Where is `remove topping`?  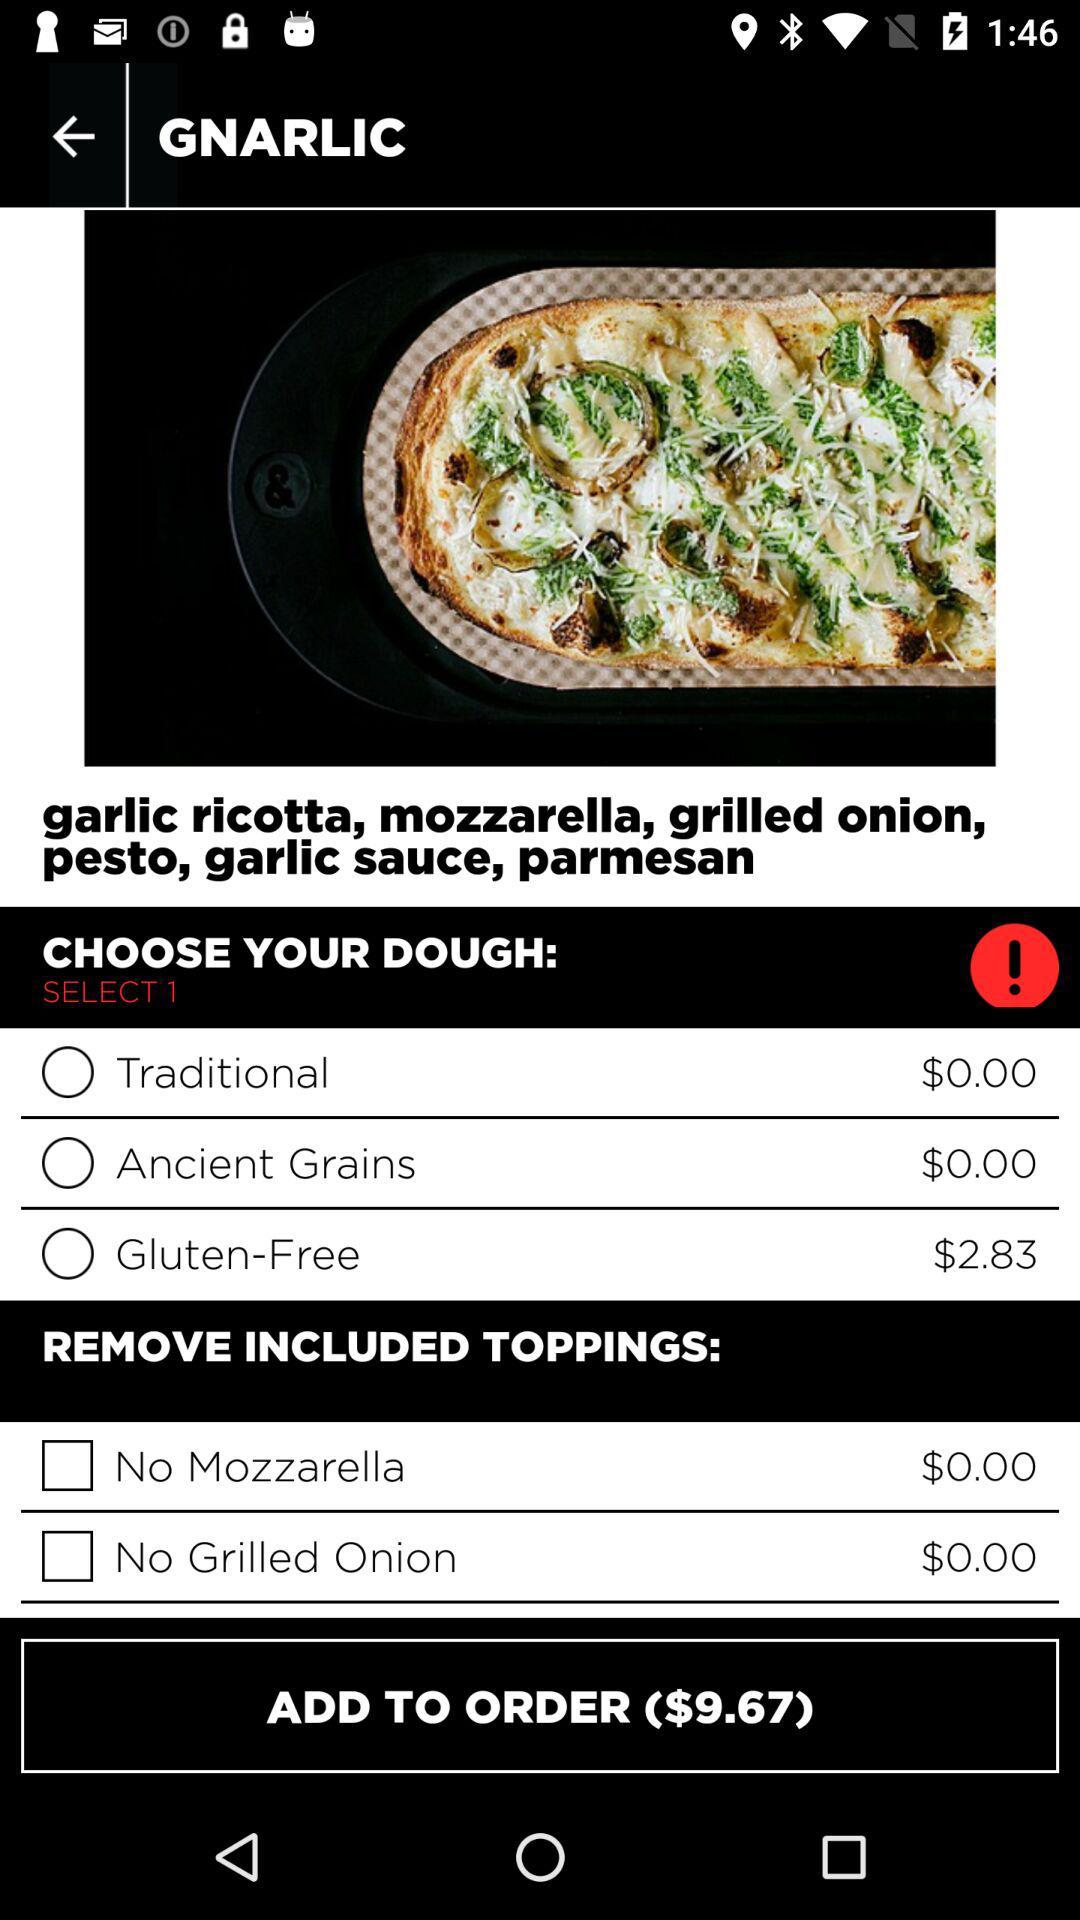 remove topping is located at coordinates (66, 1555).